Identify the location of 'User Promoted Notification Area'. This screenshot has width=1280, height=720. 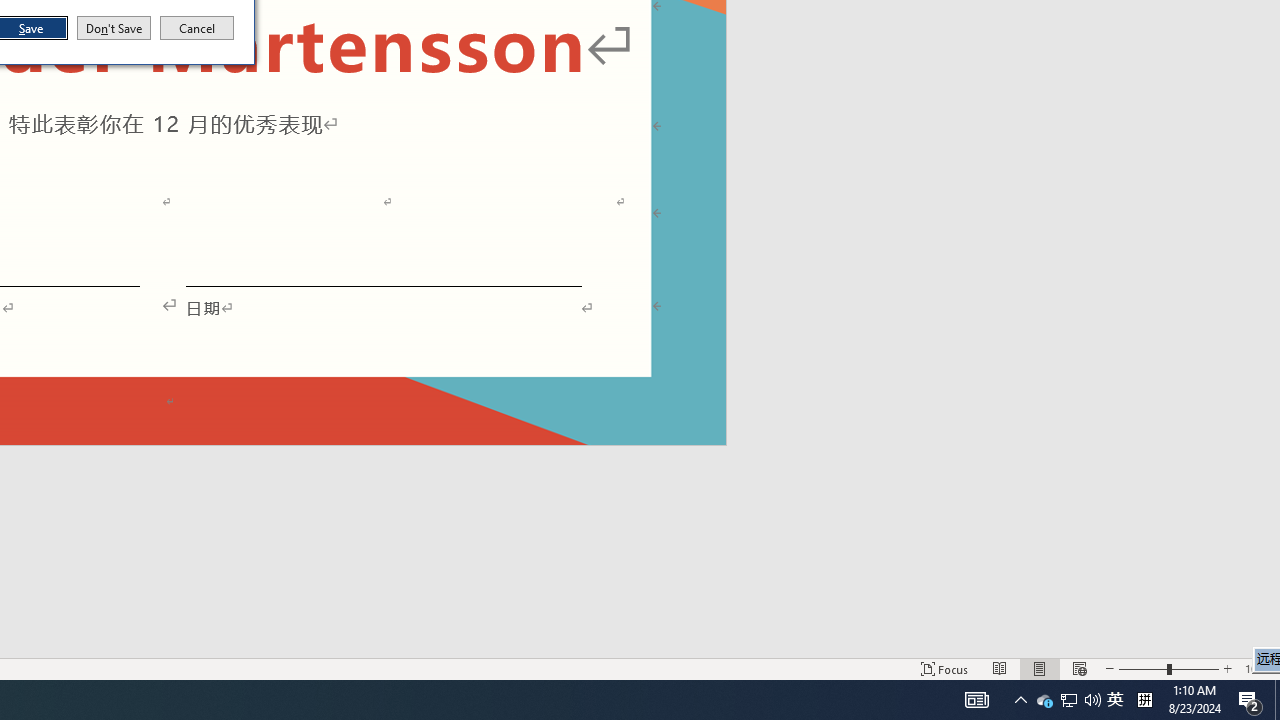
(1020, 698).